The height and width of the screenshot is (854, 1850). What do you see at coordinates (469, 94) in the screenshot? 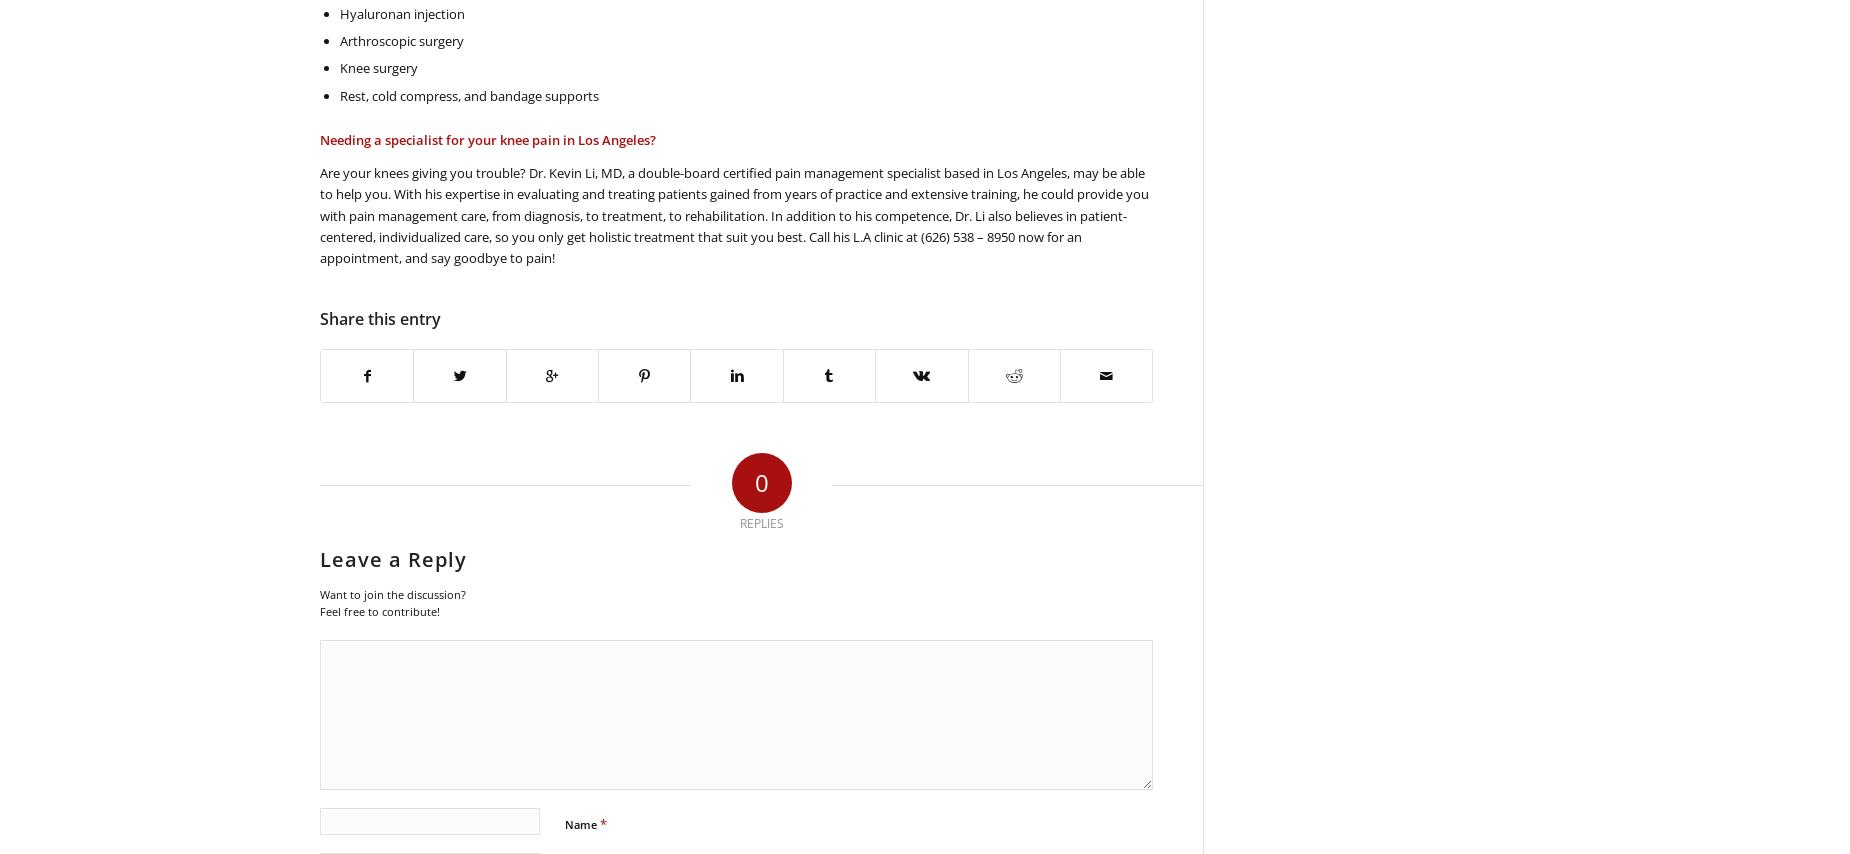
I see `'Rest, cold compress, and bandage supports'` at bounding box center [469, 94].